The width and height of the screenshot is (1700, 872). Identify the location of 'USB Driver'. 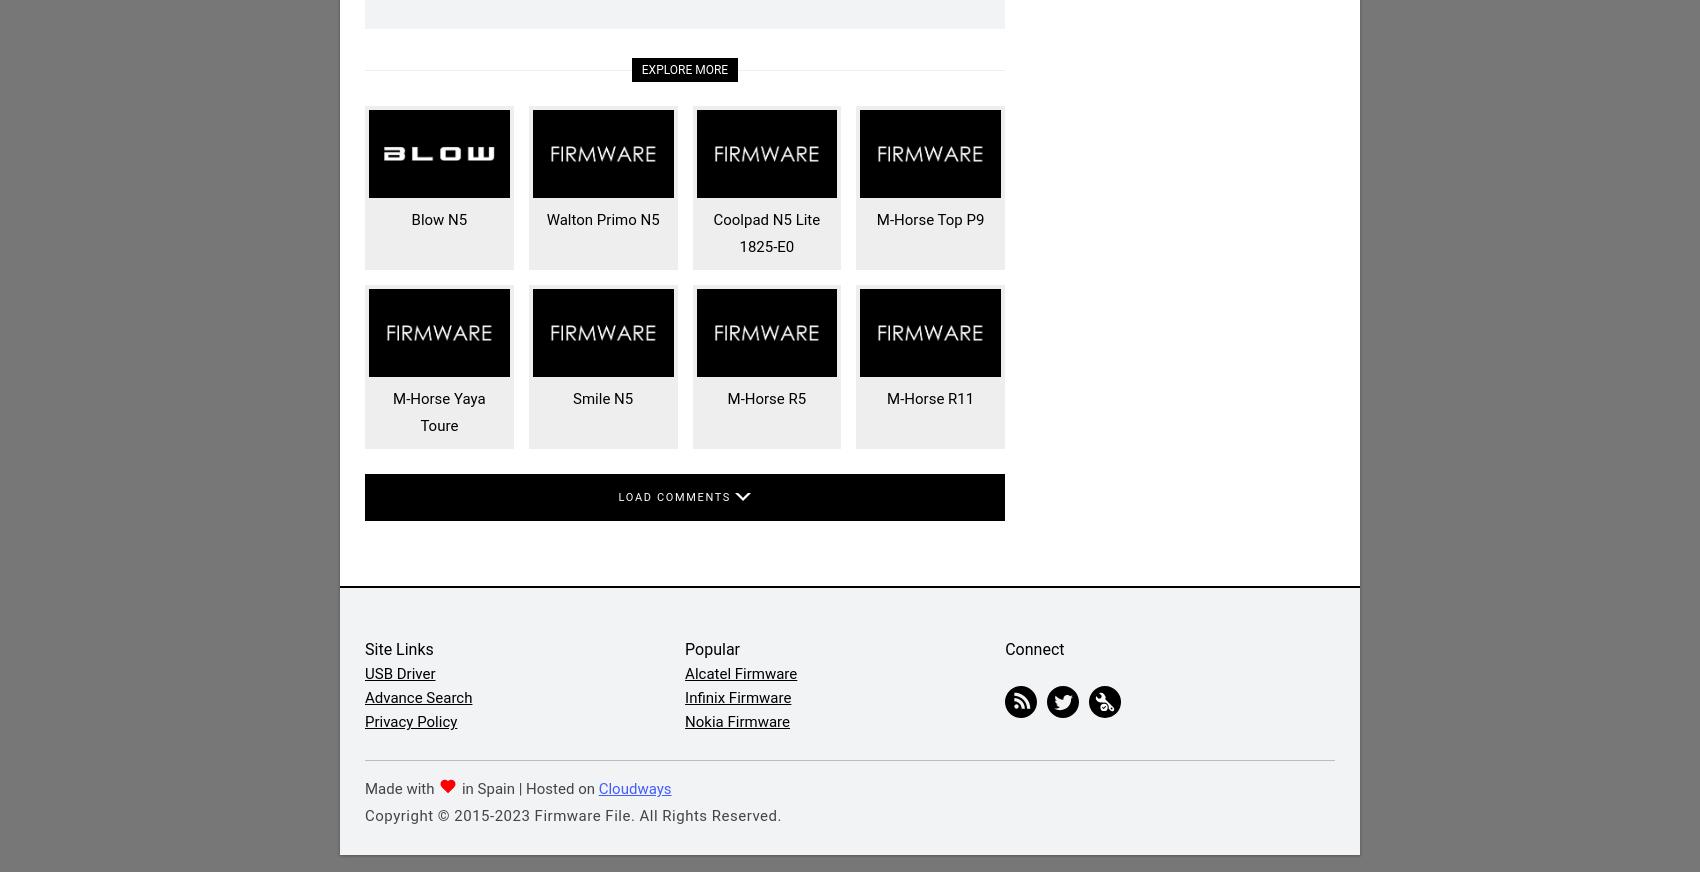
(399, 672).